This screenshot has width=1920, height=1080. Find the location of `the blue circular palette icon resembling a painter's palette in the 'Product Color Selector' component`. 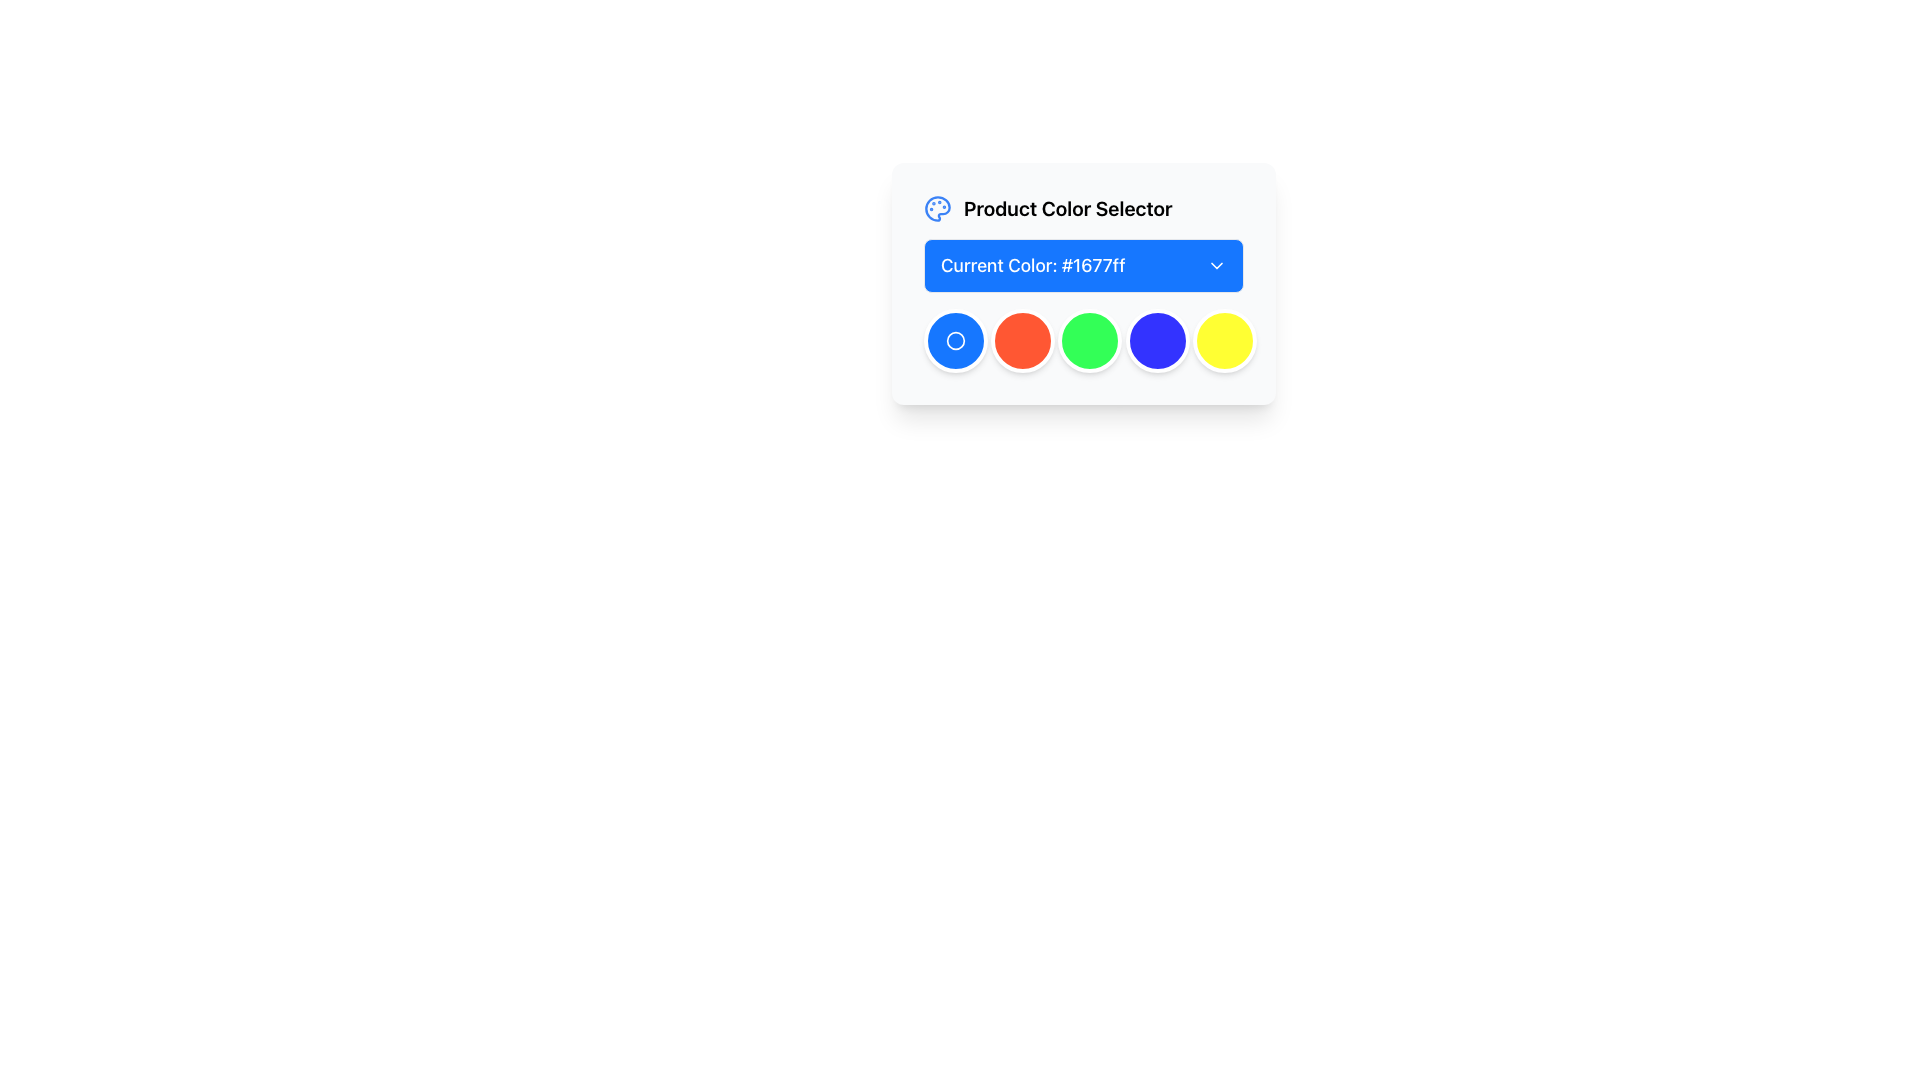

the blue circular palette icon resembling a painter's palette in the 'Product Color Selector' component is located at coordinates (936, 208).